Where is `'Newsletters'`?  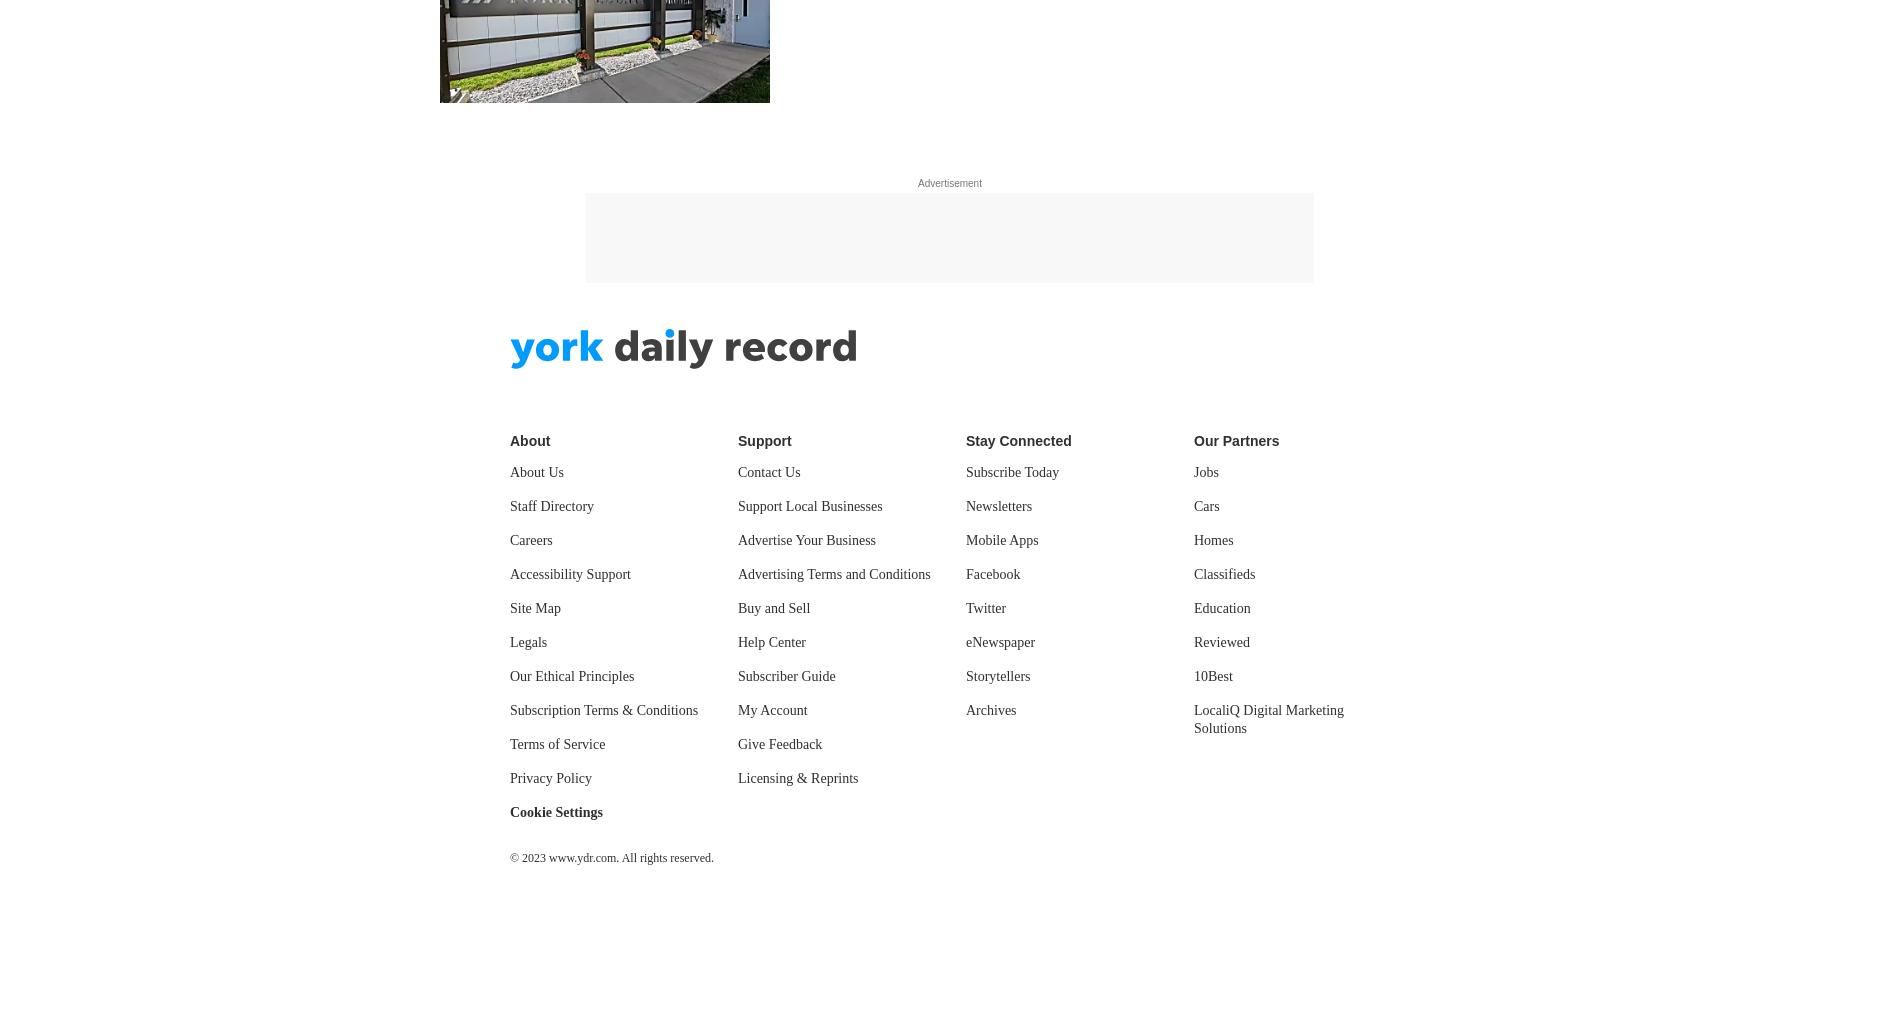 'Newsletters' is located at coordinates (965, 506).